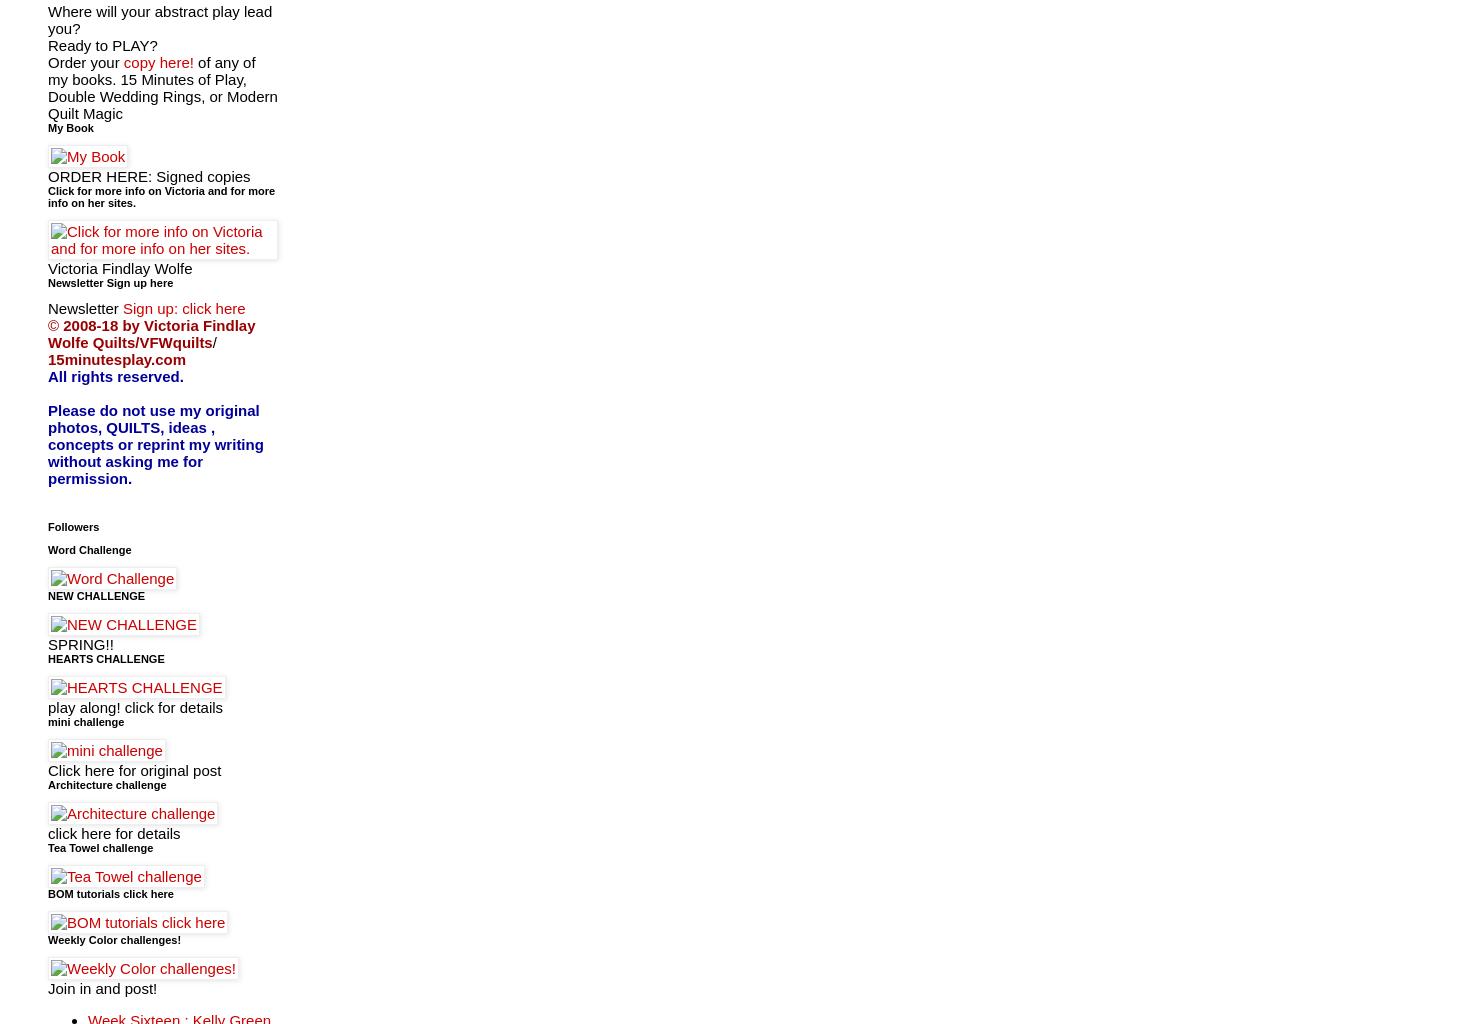 This screenshot has width=1458, height=1024. What do you see at coordinates (85, 720) in the screenshot?
I see `'mini challenge'` at bounding box center [85, 720].